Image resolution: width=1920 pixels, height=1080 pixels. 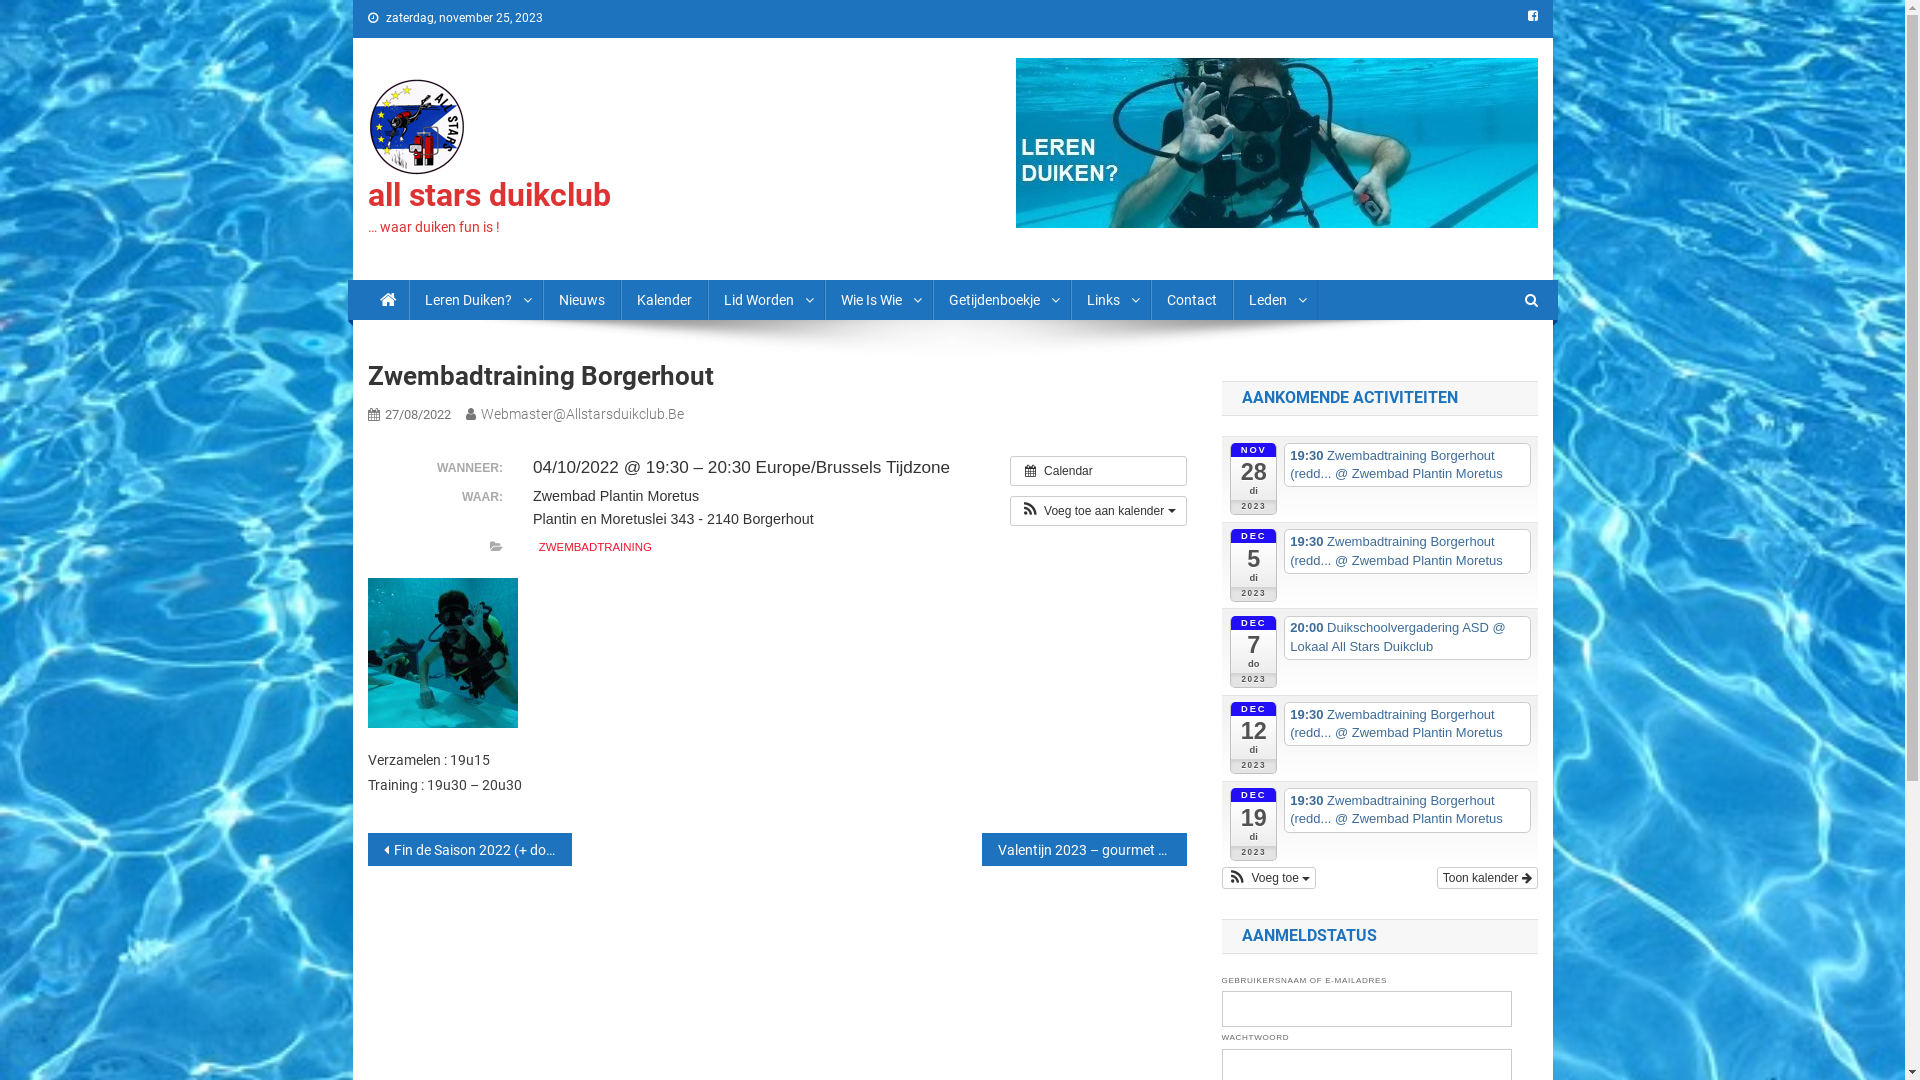 What do you see at coordinates (1190, 300) in the screenshot?
I see `'Contact'` at bounding box center [1190, 300].